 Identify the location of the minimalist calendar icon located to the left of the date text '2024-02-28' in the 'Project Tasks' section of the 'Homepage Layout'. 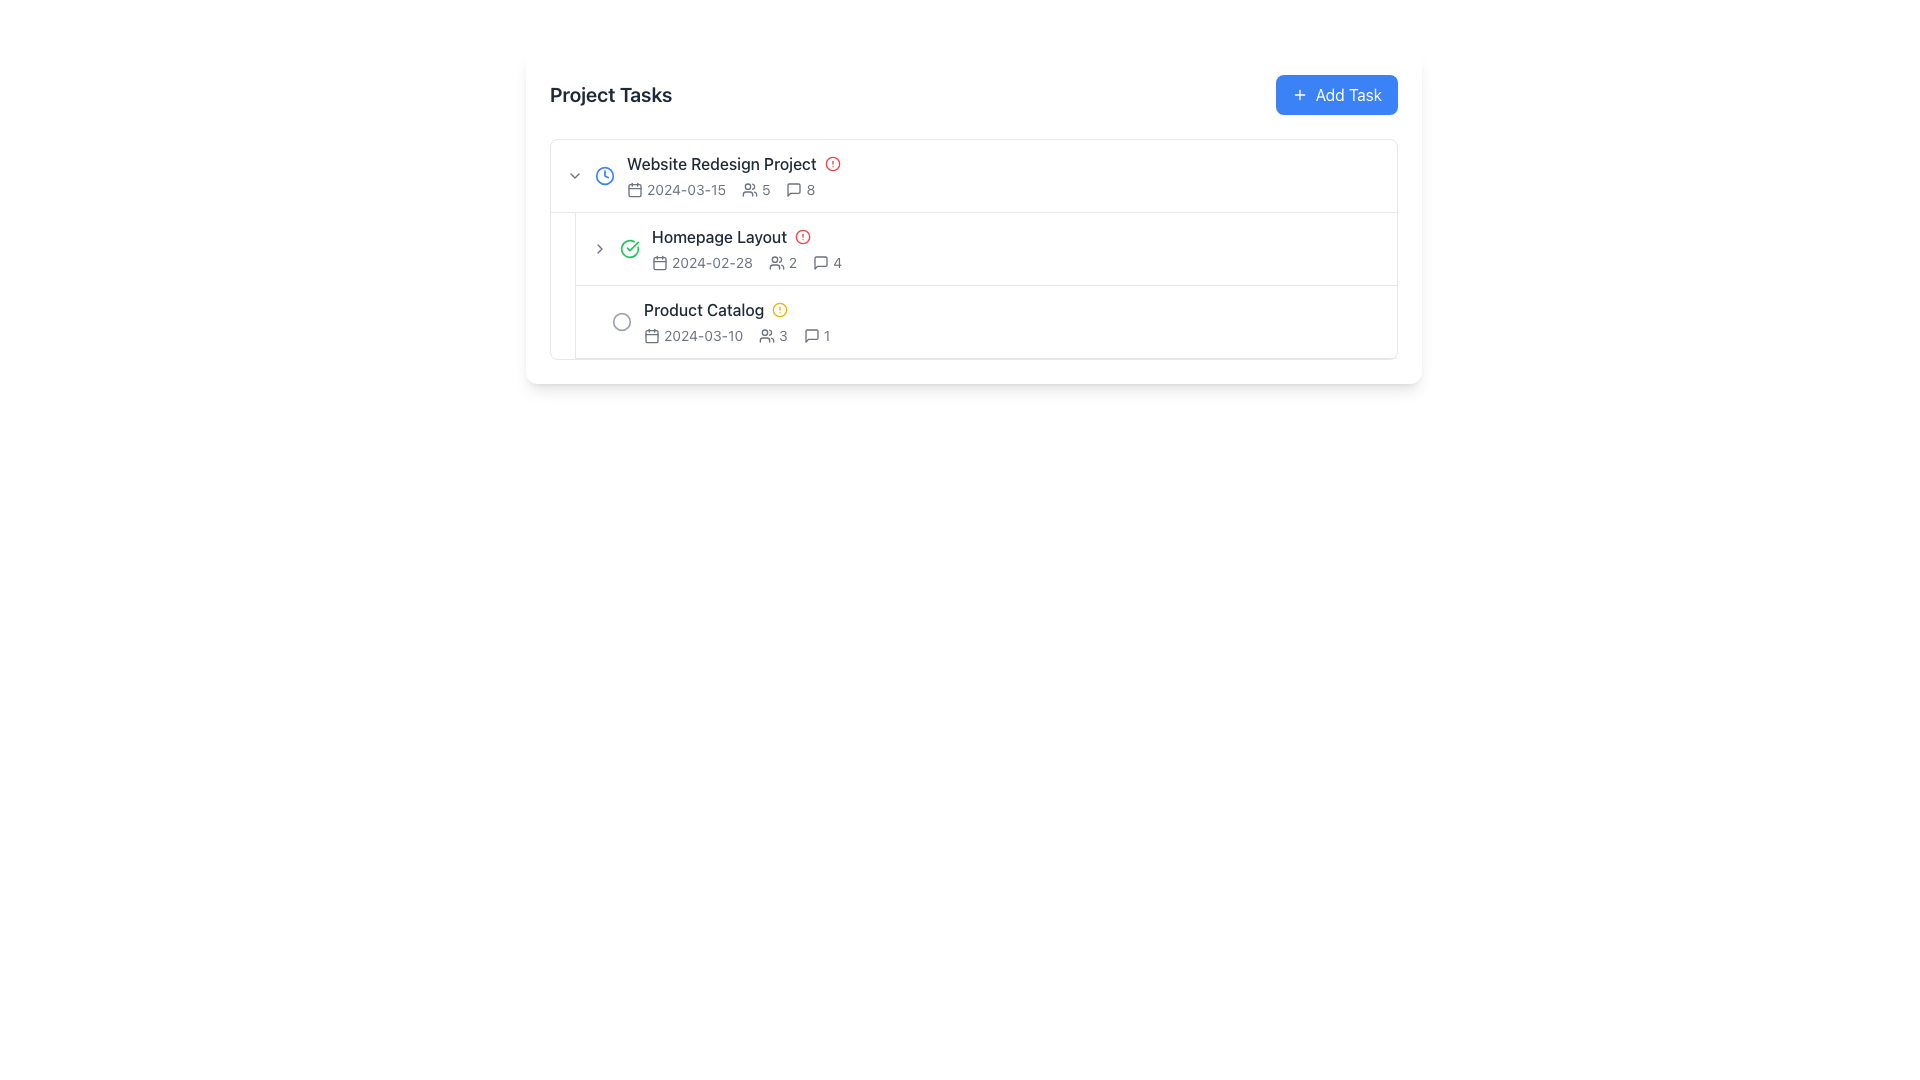
(660, 261).